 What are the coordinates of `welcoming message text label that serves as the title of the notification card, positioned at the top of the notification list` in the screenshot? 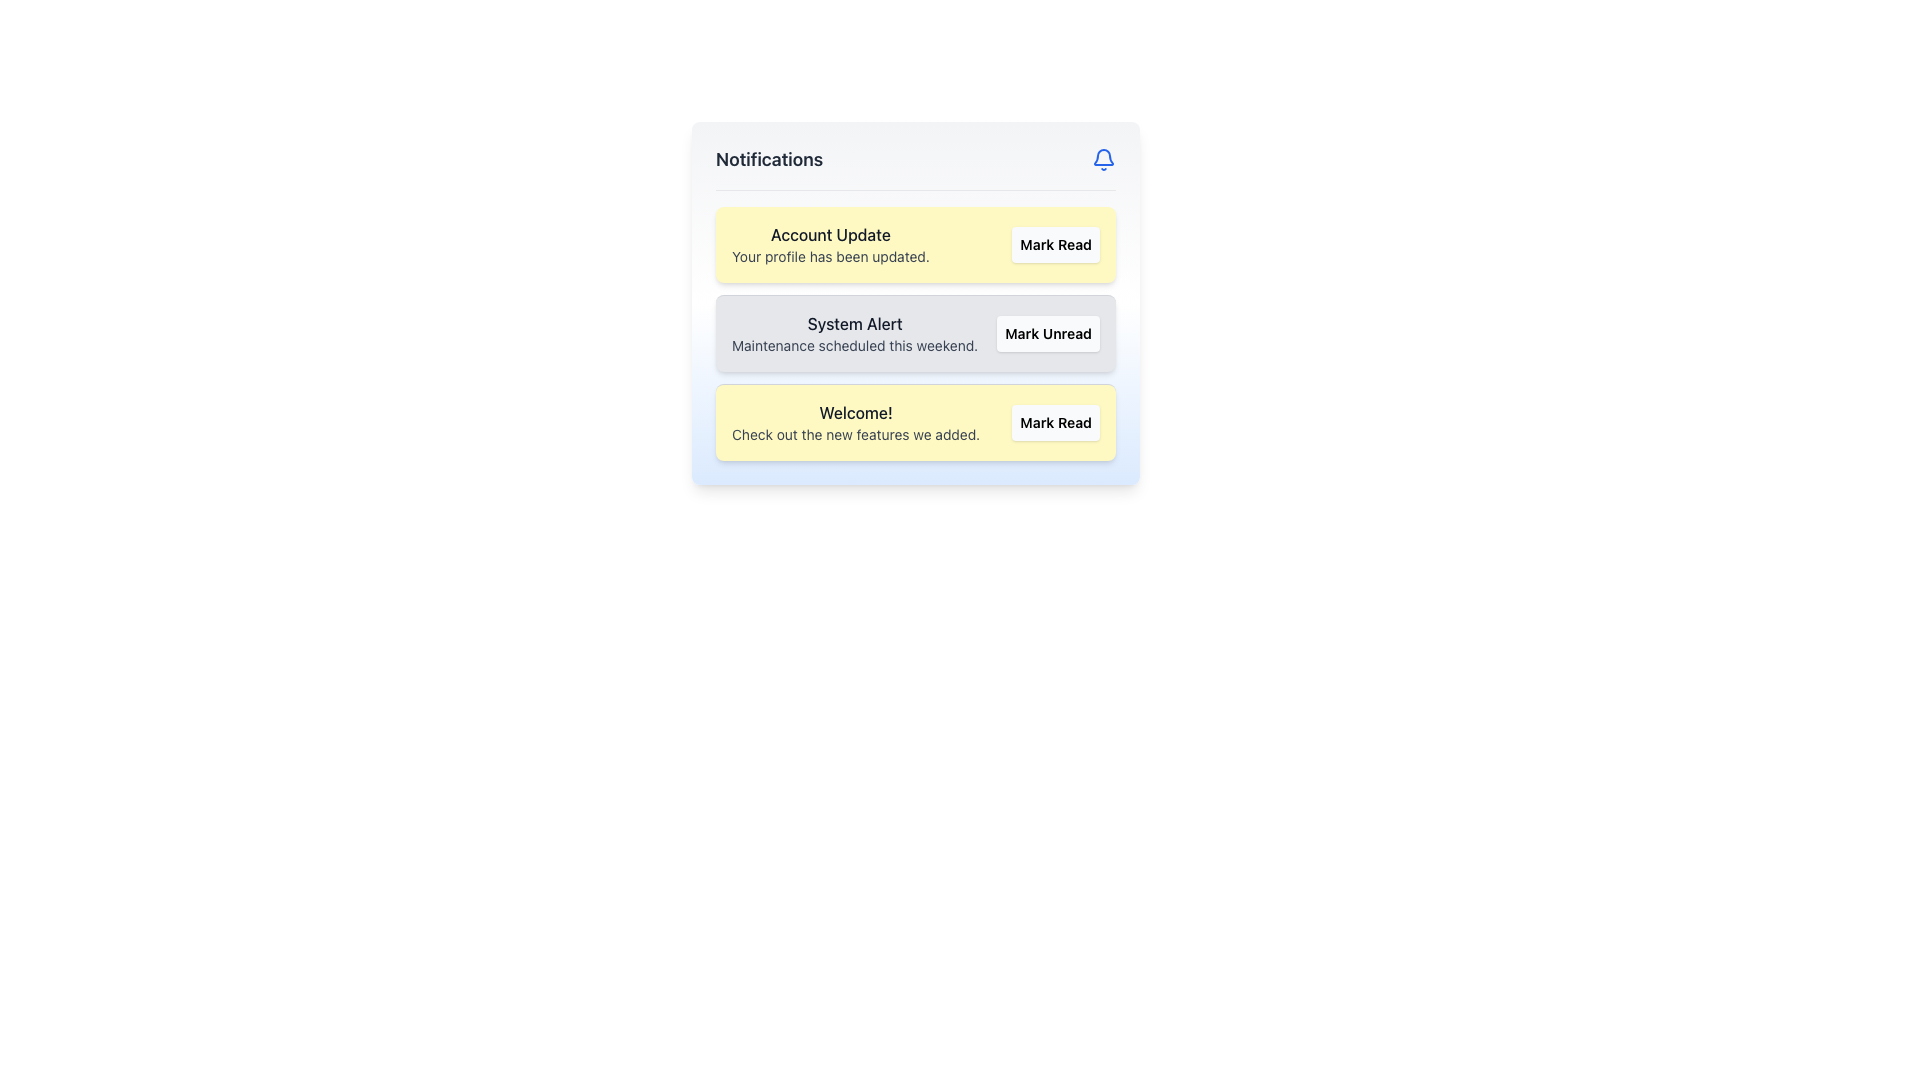 It's located at (856, 411).